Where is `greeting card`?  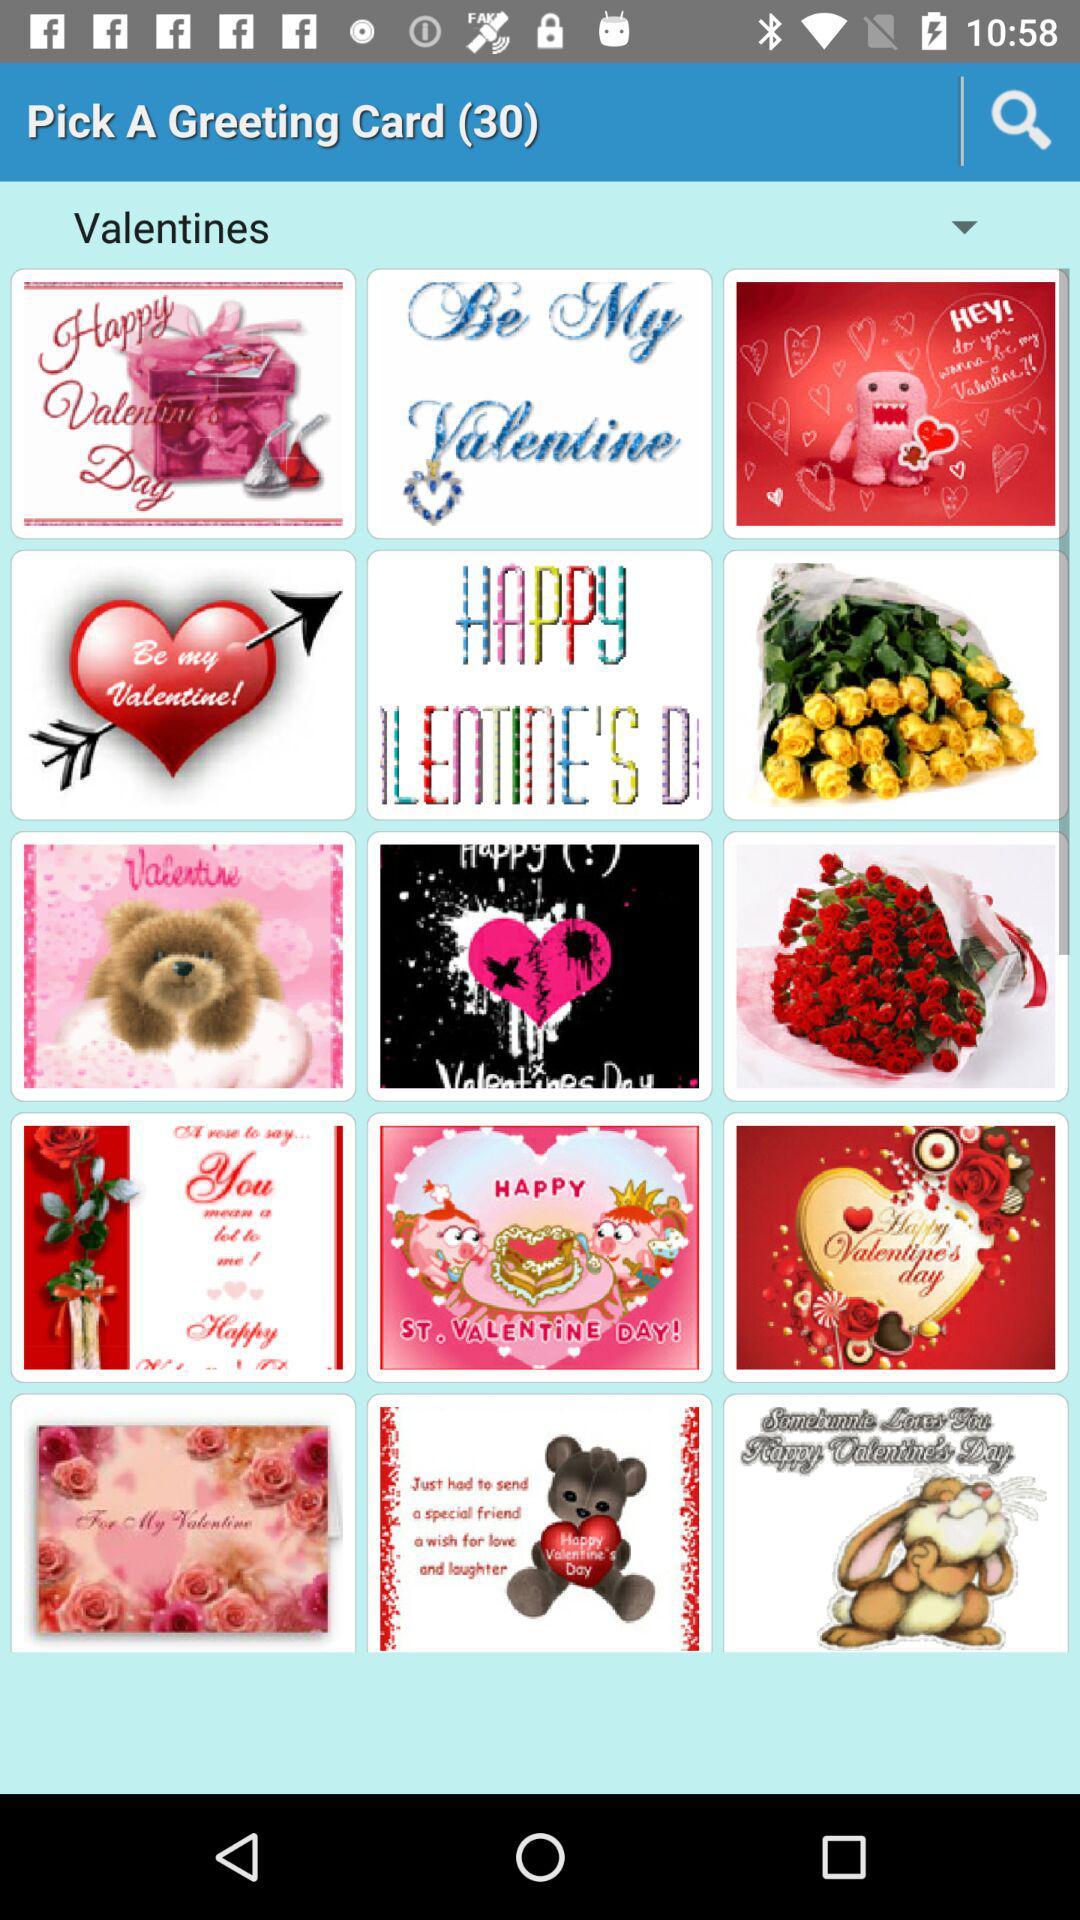
greeting card is located at coordinates (894, 402).